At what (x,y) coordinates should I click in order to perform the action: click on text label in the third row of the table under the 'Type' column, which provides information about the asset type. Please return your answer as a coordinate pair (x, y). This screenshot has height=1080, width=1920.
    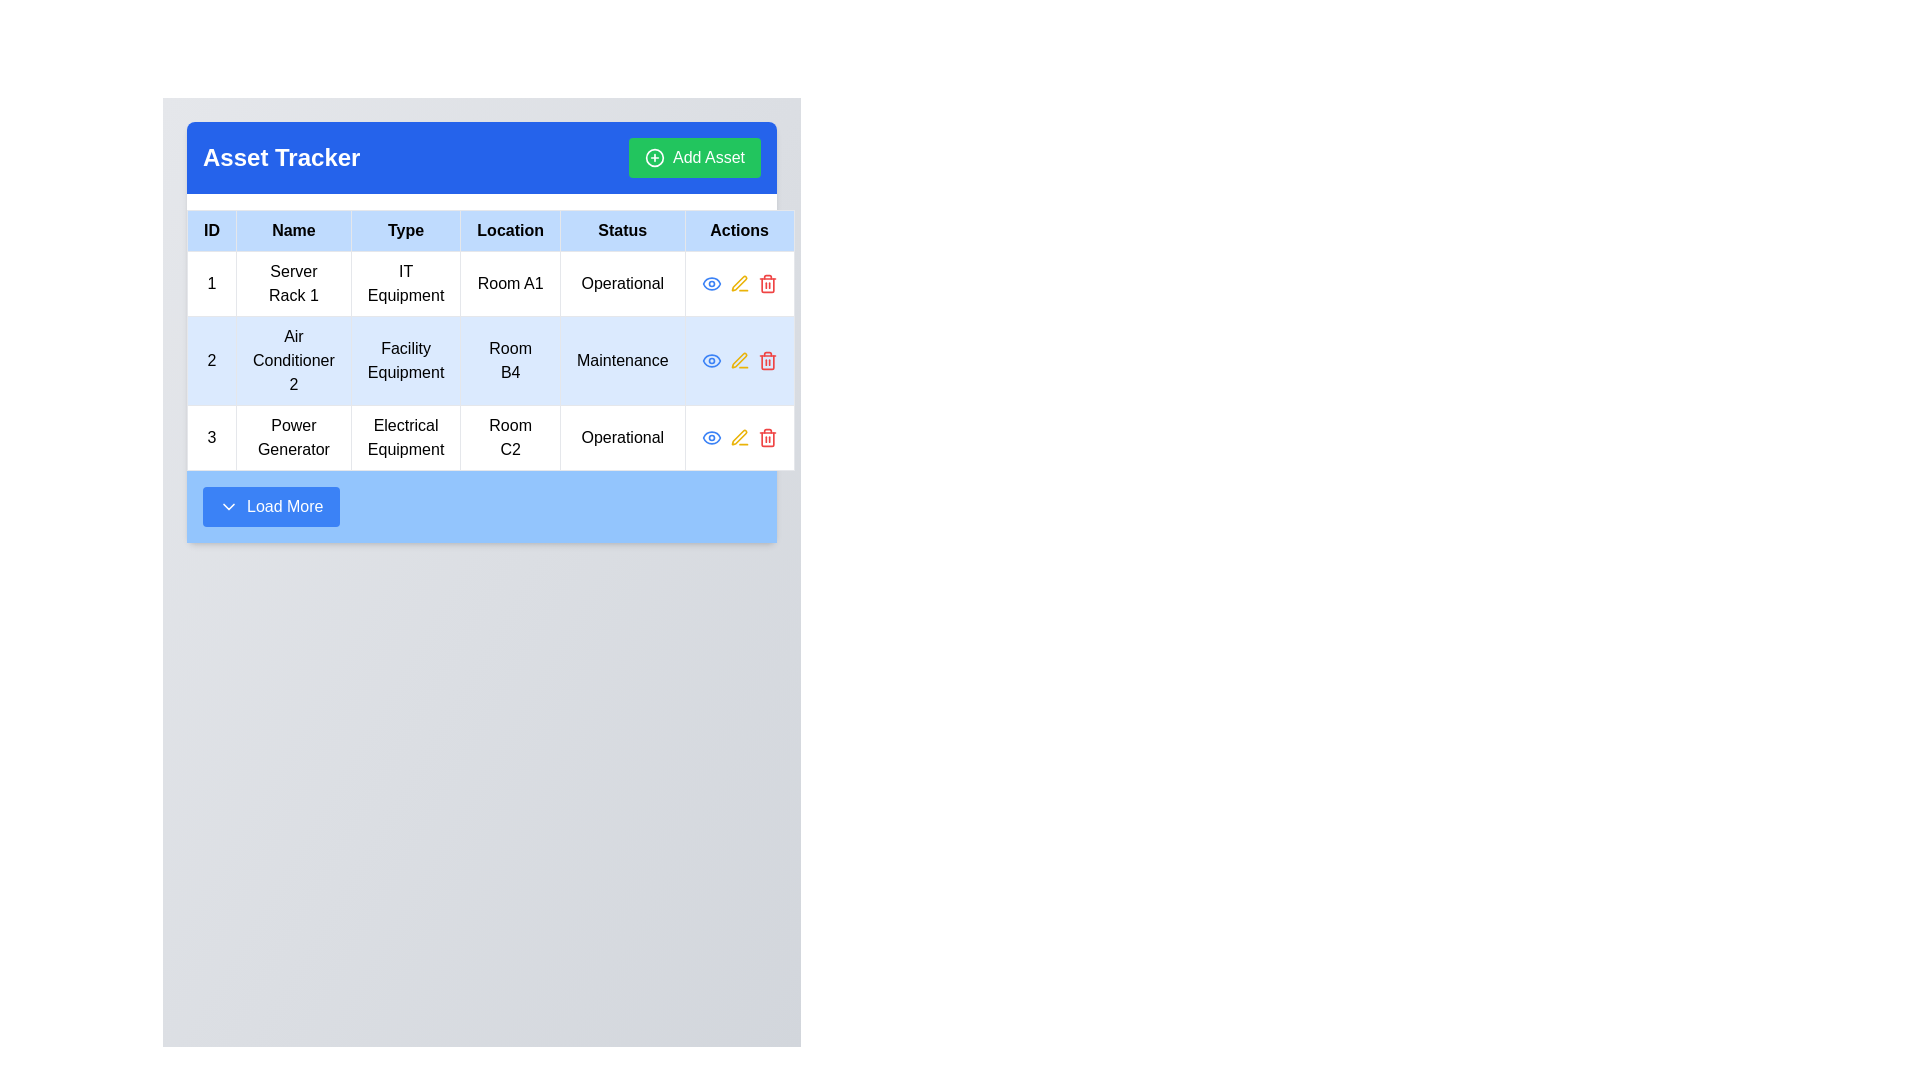
    Looking at the image, I should click on (405, 437).